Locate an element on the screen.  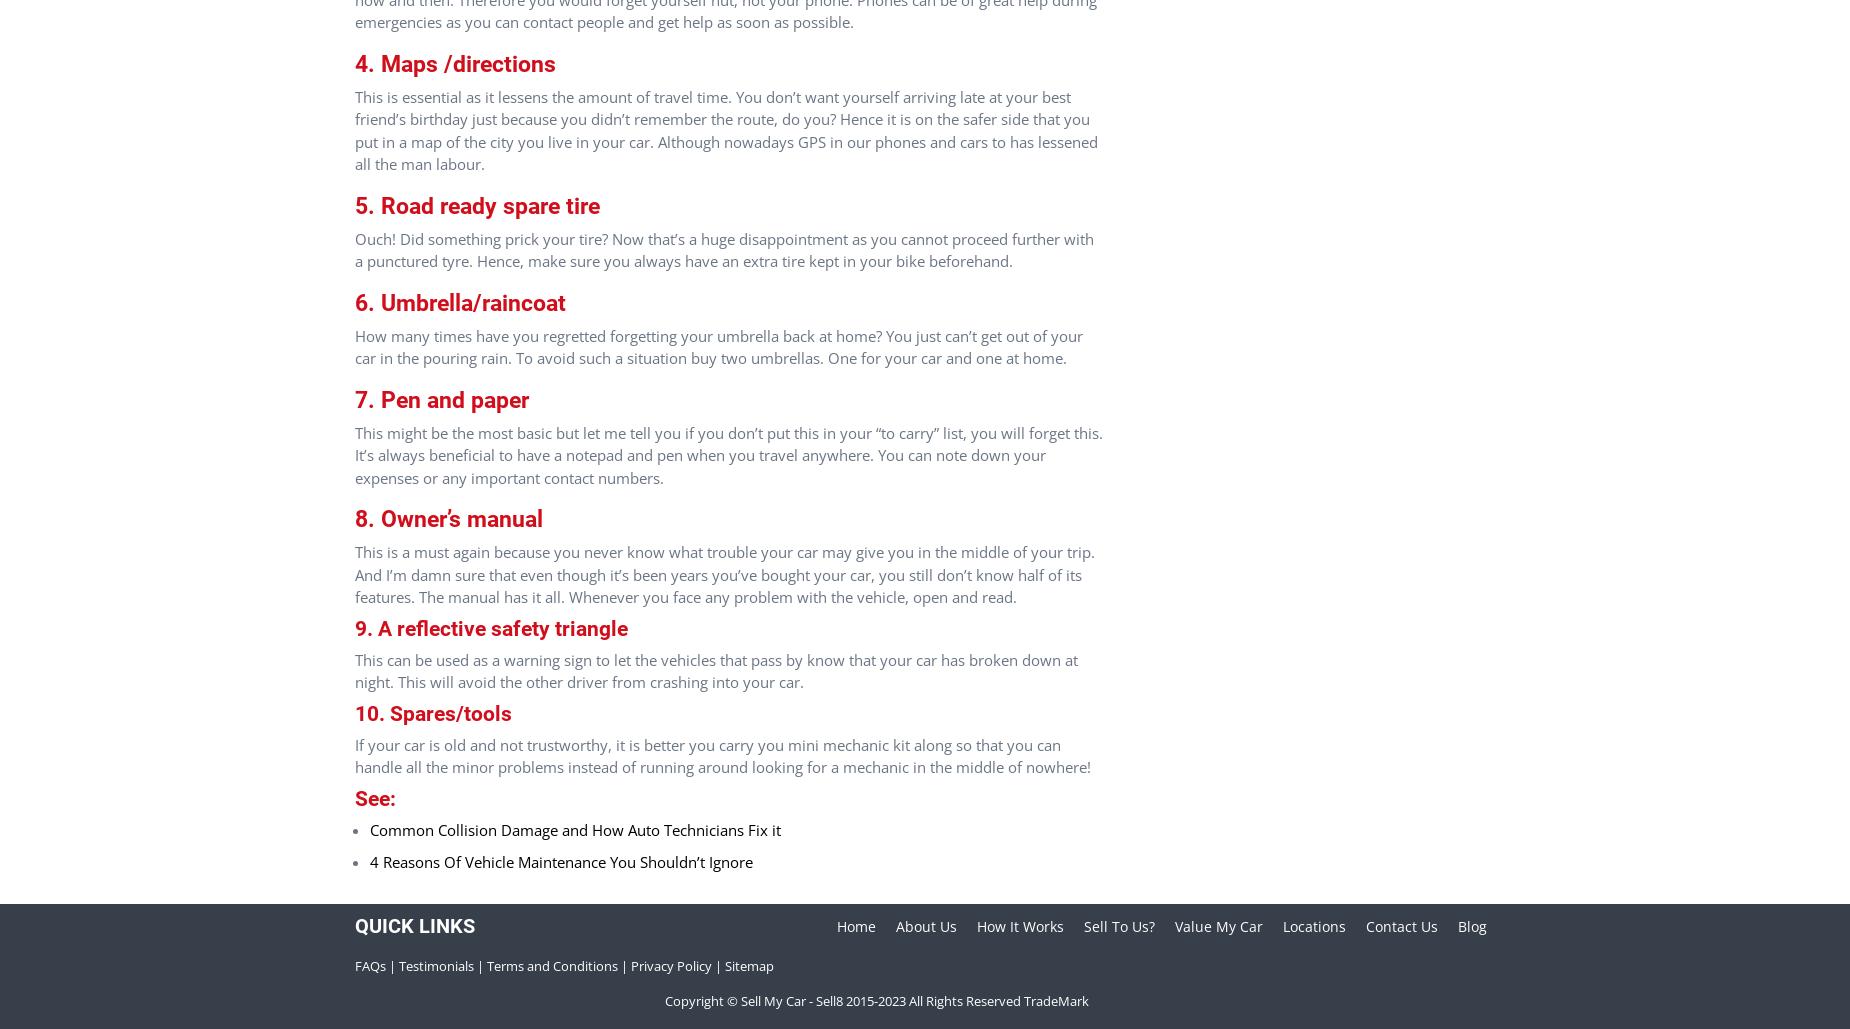
'Quick Links' is located at coordinates (354, 924).